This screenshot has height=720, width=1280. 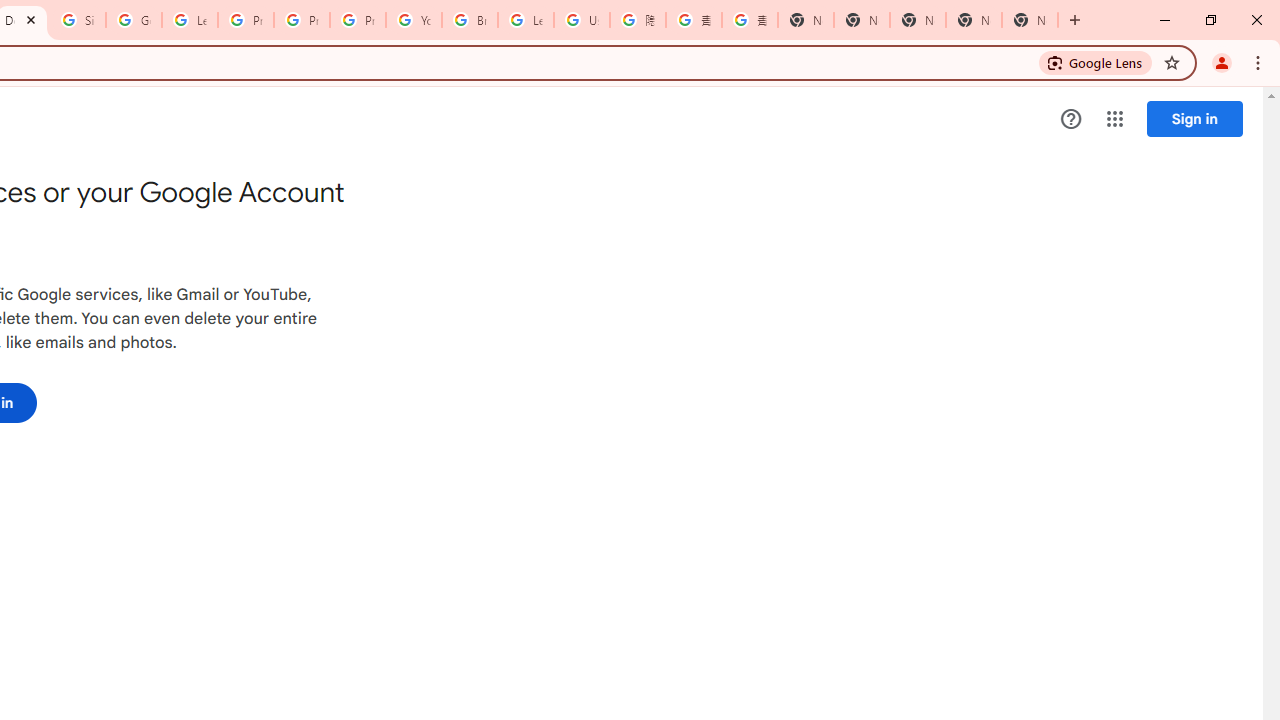 What do you see at coordinates (1030, 20) in the screenshot?
I see `'New Tab'` at bounding box center [1030, 20].